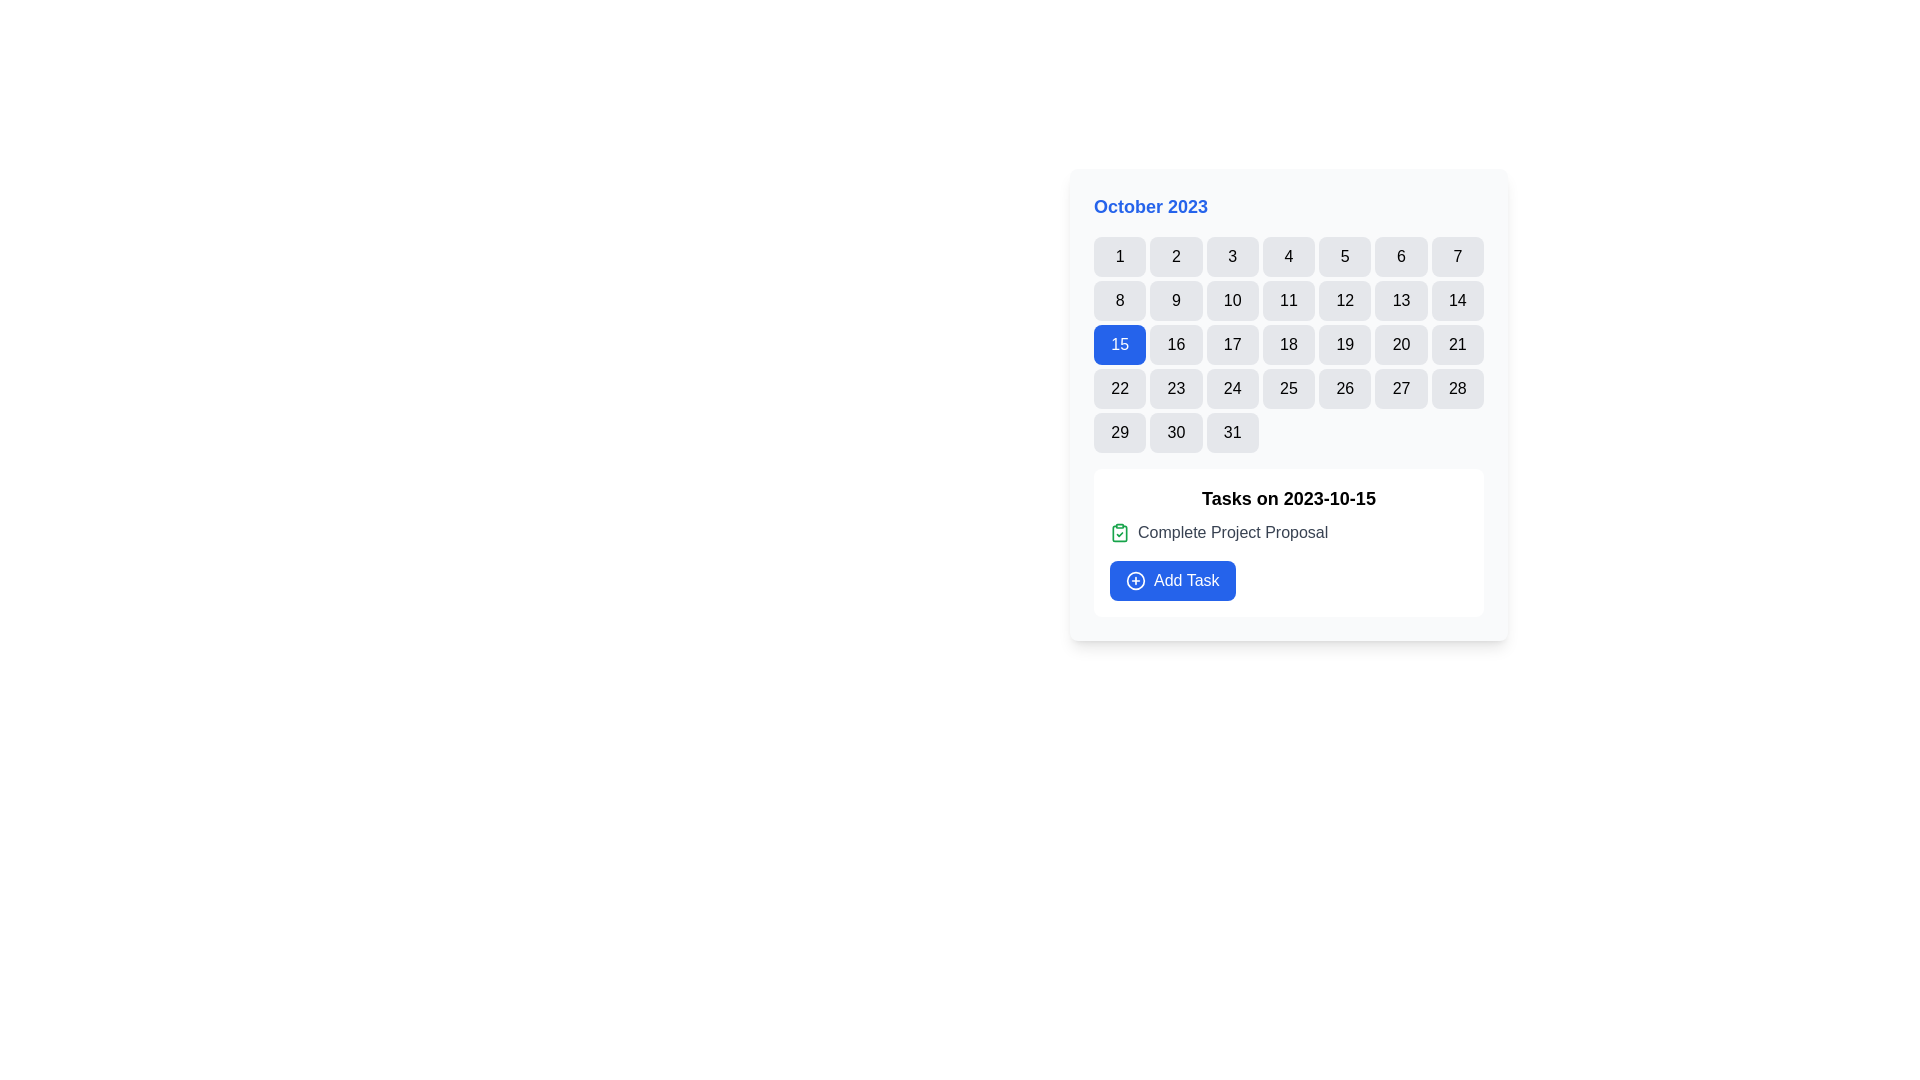  Describe the element at coordinates (1231, 389) in the screenshot. I see `the button representing the 24th day of the month in the calendar interface` at that location.